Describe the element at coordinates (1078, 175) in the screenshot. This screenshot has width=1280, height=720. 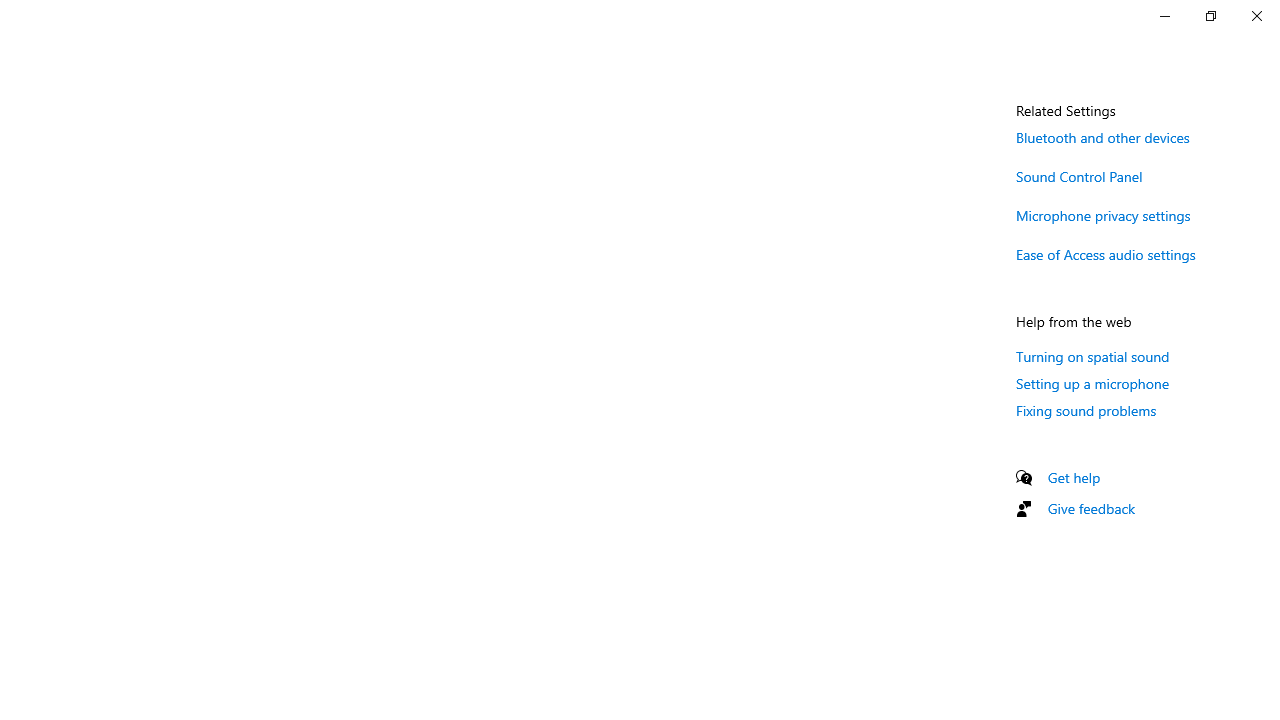
I see `'Sound Control Panel'` at that location.